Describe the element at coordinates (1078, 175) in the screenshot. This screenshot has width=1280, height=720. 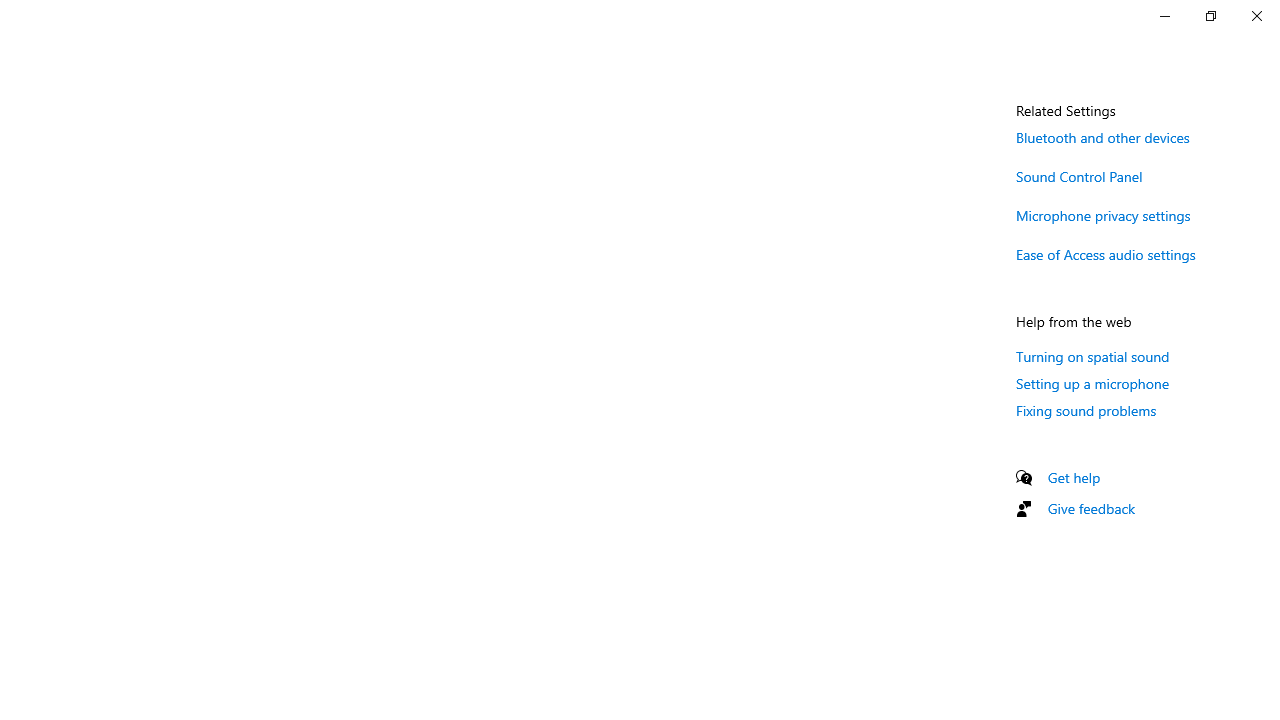
I see `'Sound Control Panel'` at that location.